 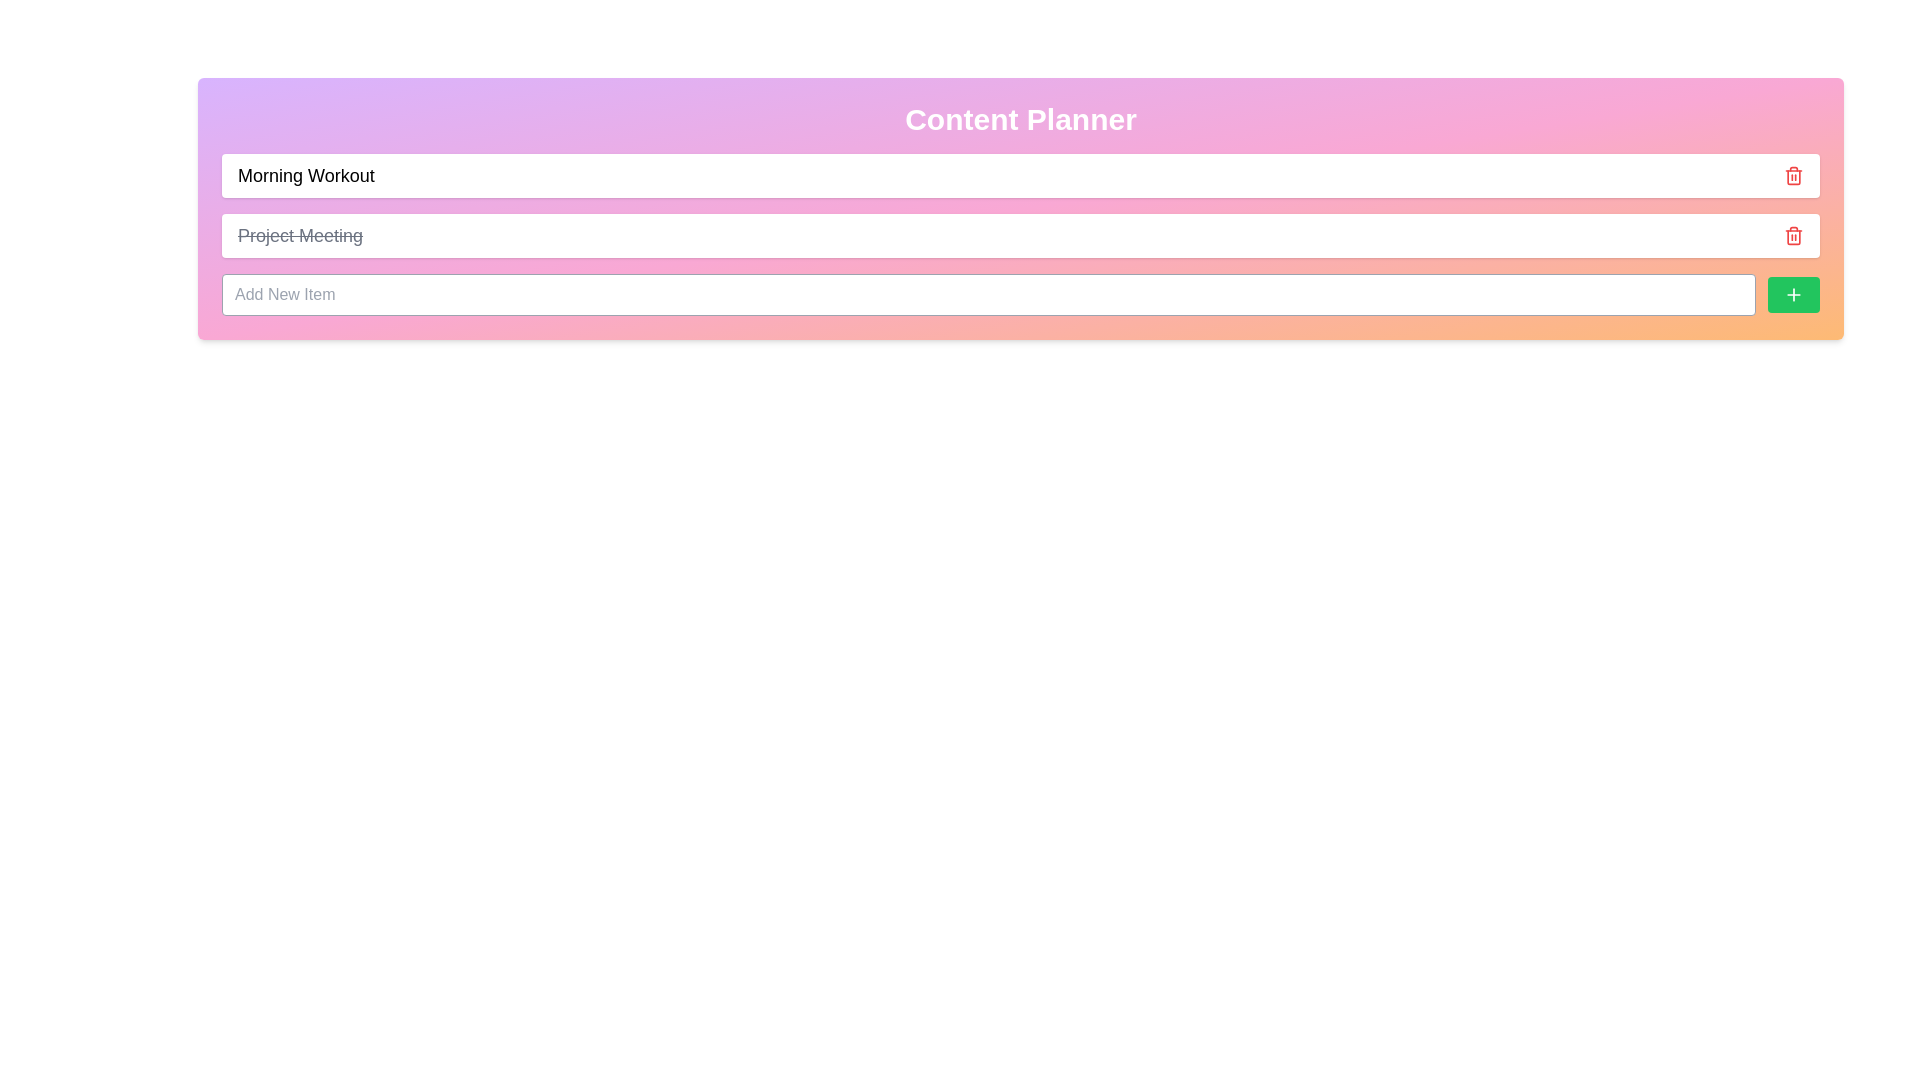 I want to click on the green rectangular button with a white plus icon, so click(x=1794, y=294).